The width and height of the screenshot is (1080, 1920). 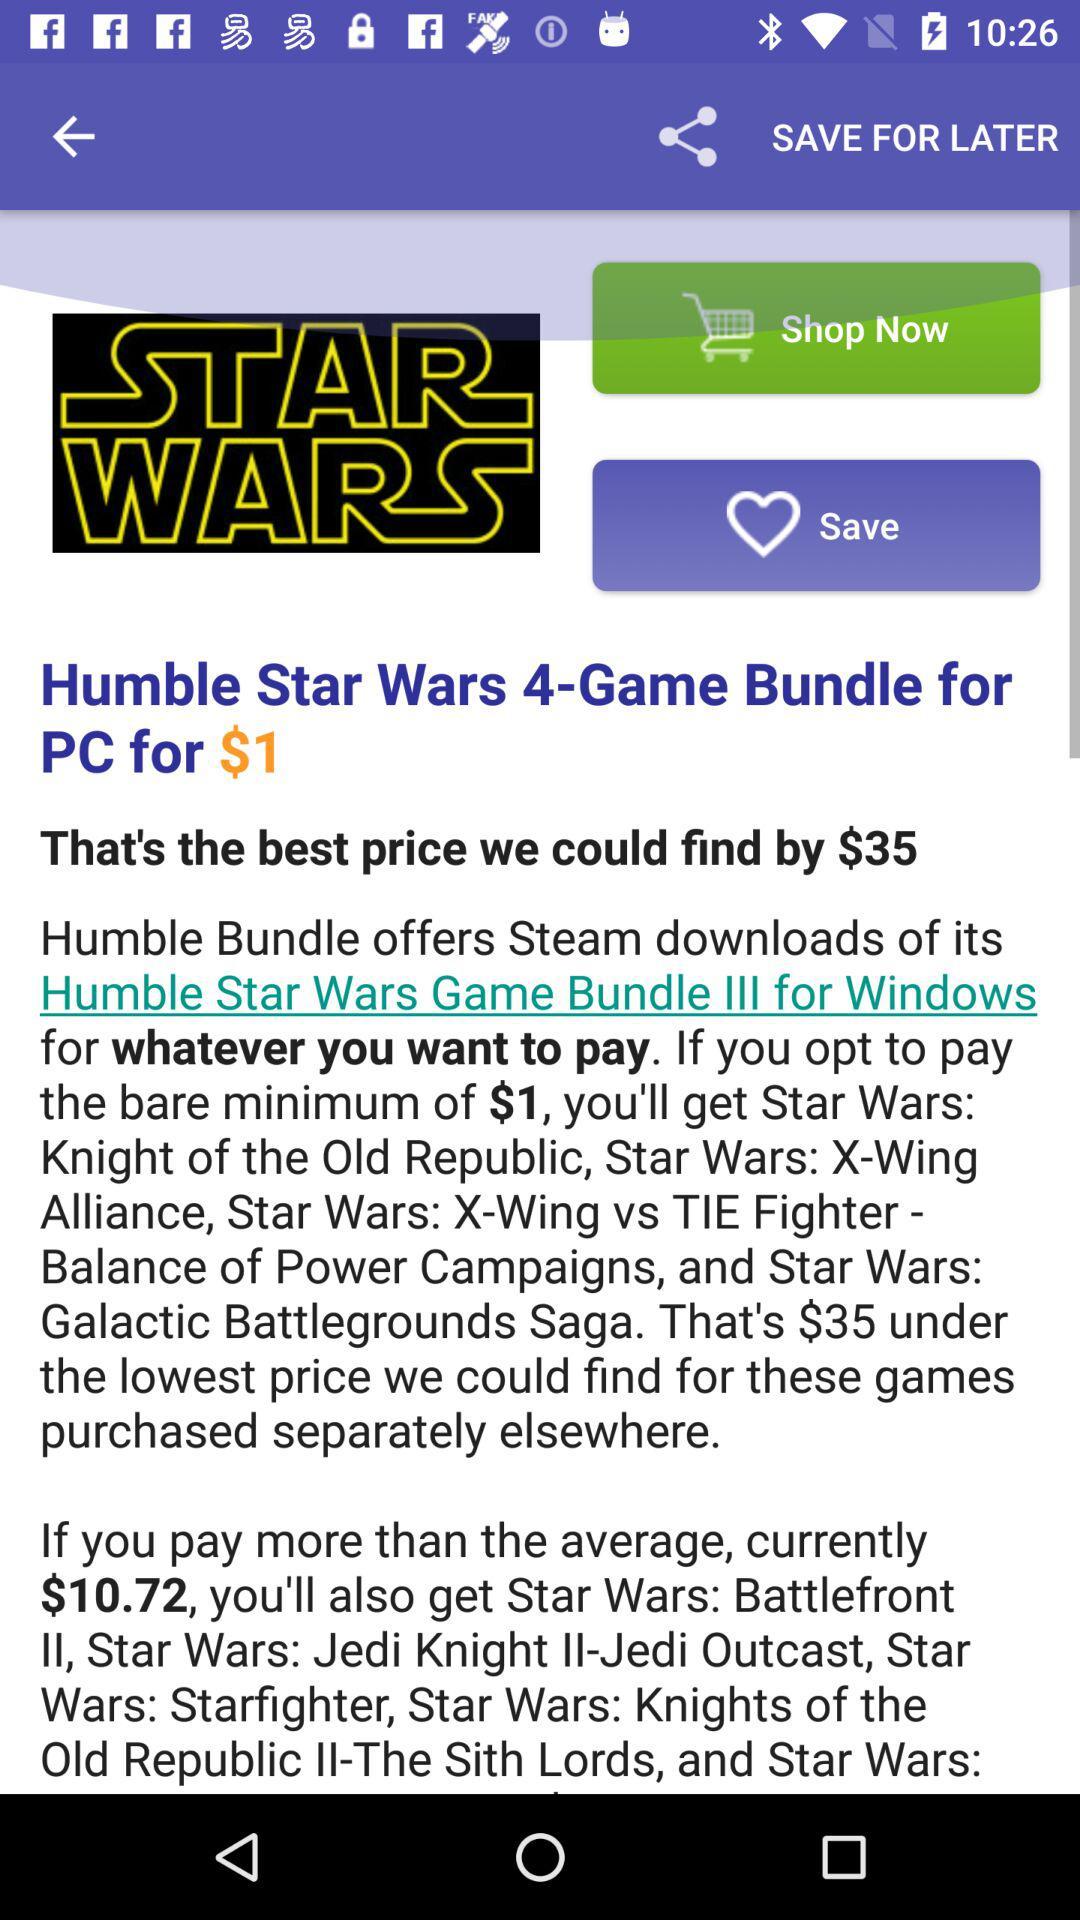 I want to click on item next to save for later, so click(x=686, y=135).